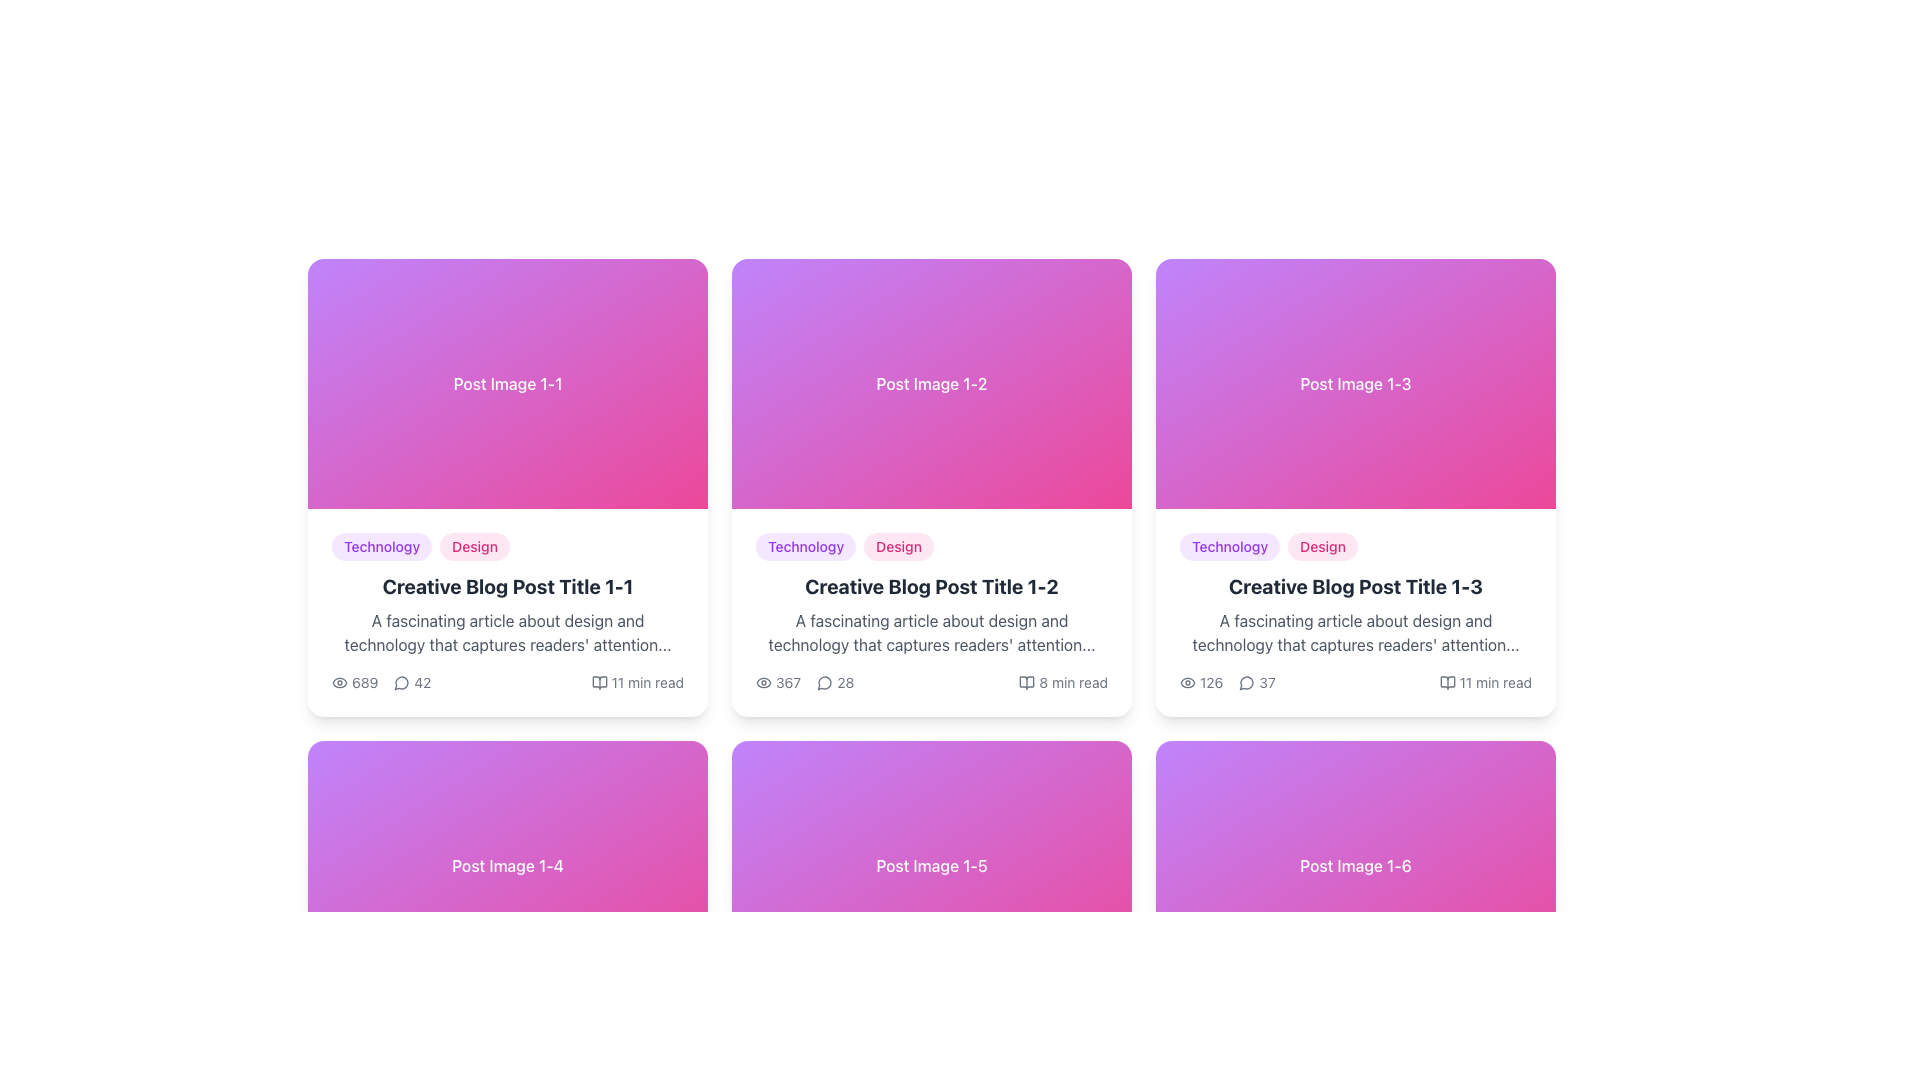  Describe the element at coordinates (1062, 681) in the screenshot. I see `the '8 min read' indicator in the bottom-right metadata section of the second card in the top row` at that location.